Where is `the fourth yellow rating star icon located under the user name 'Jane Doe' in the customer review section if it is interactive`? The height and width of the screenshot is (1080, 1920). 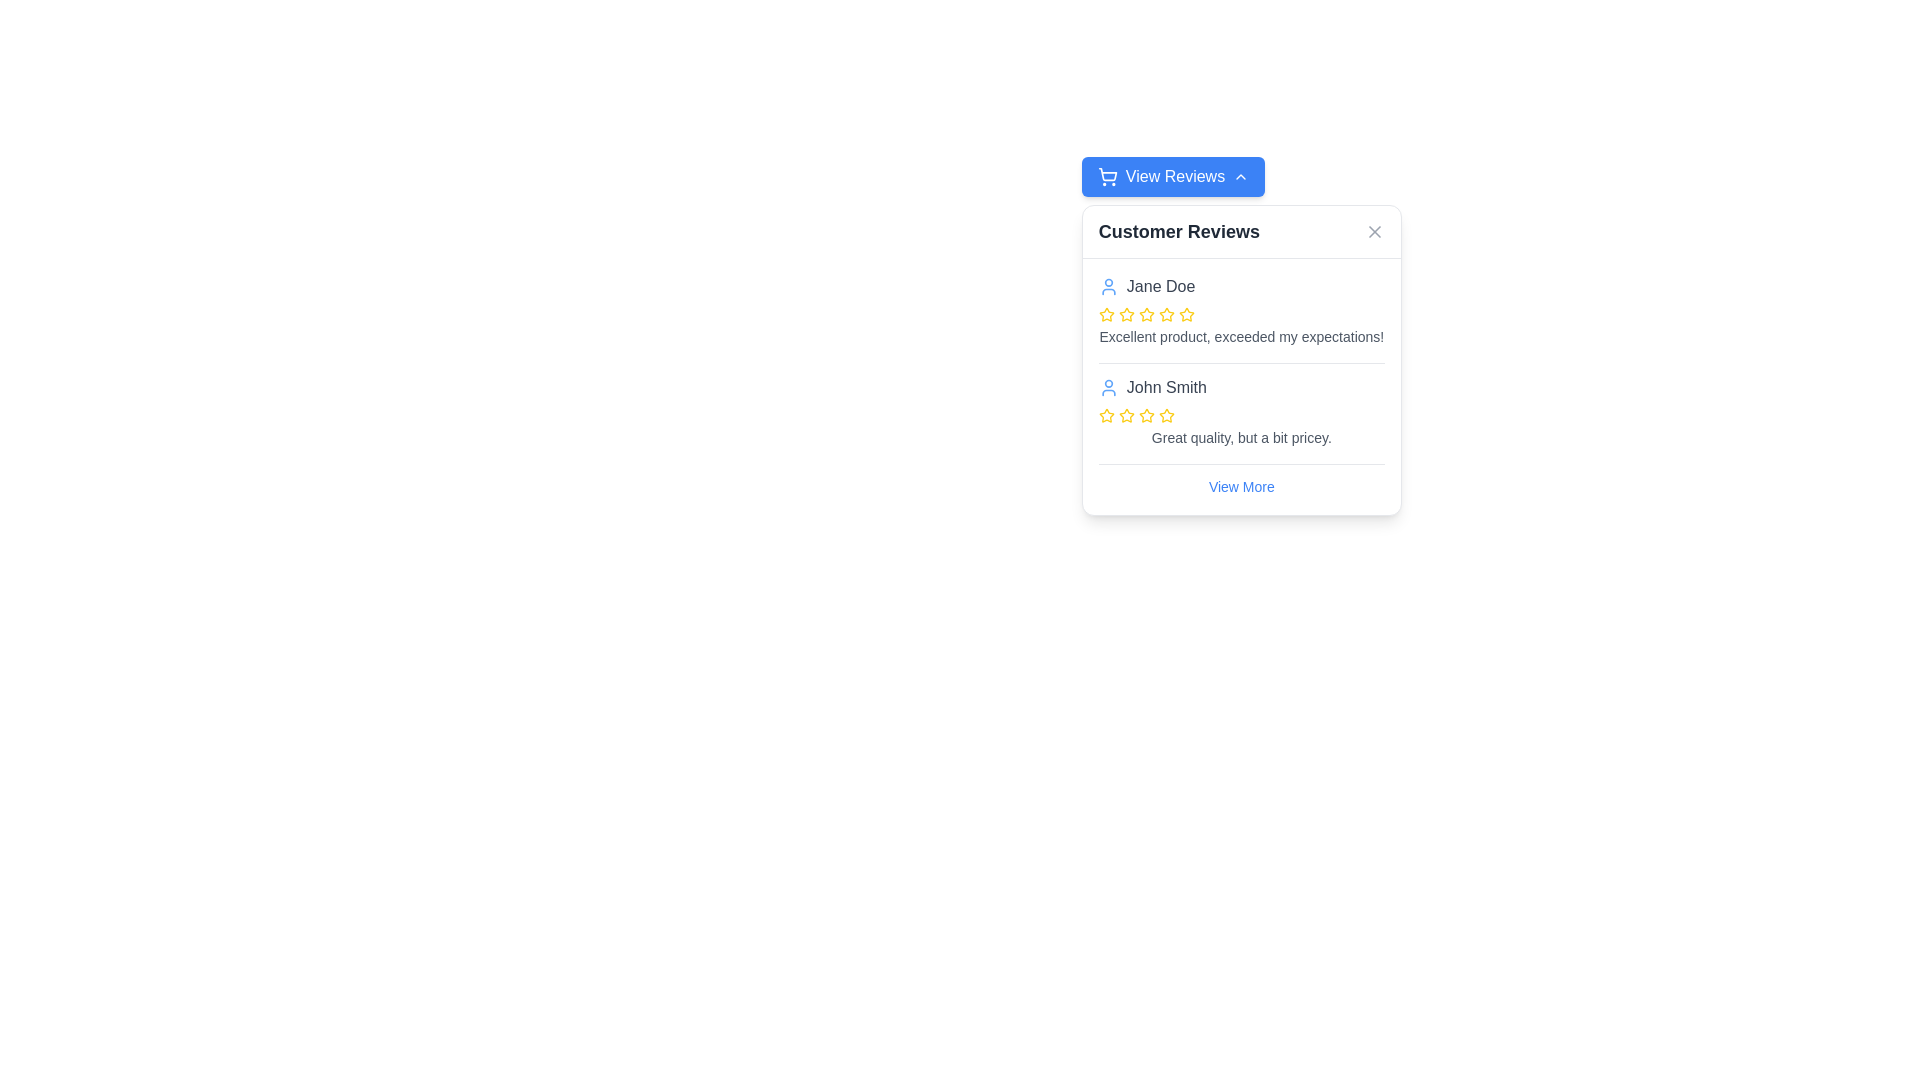
the fourth yellow rating star icon located under the user name 'Jane Doe' in the customer review section if it is interactive is located at coordinates (1146, 315).